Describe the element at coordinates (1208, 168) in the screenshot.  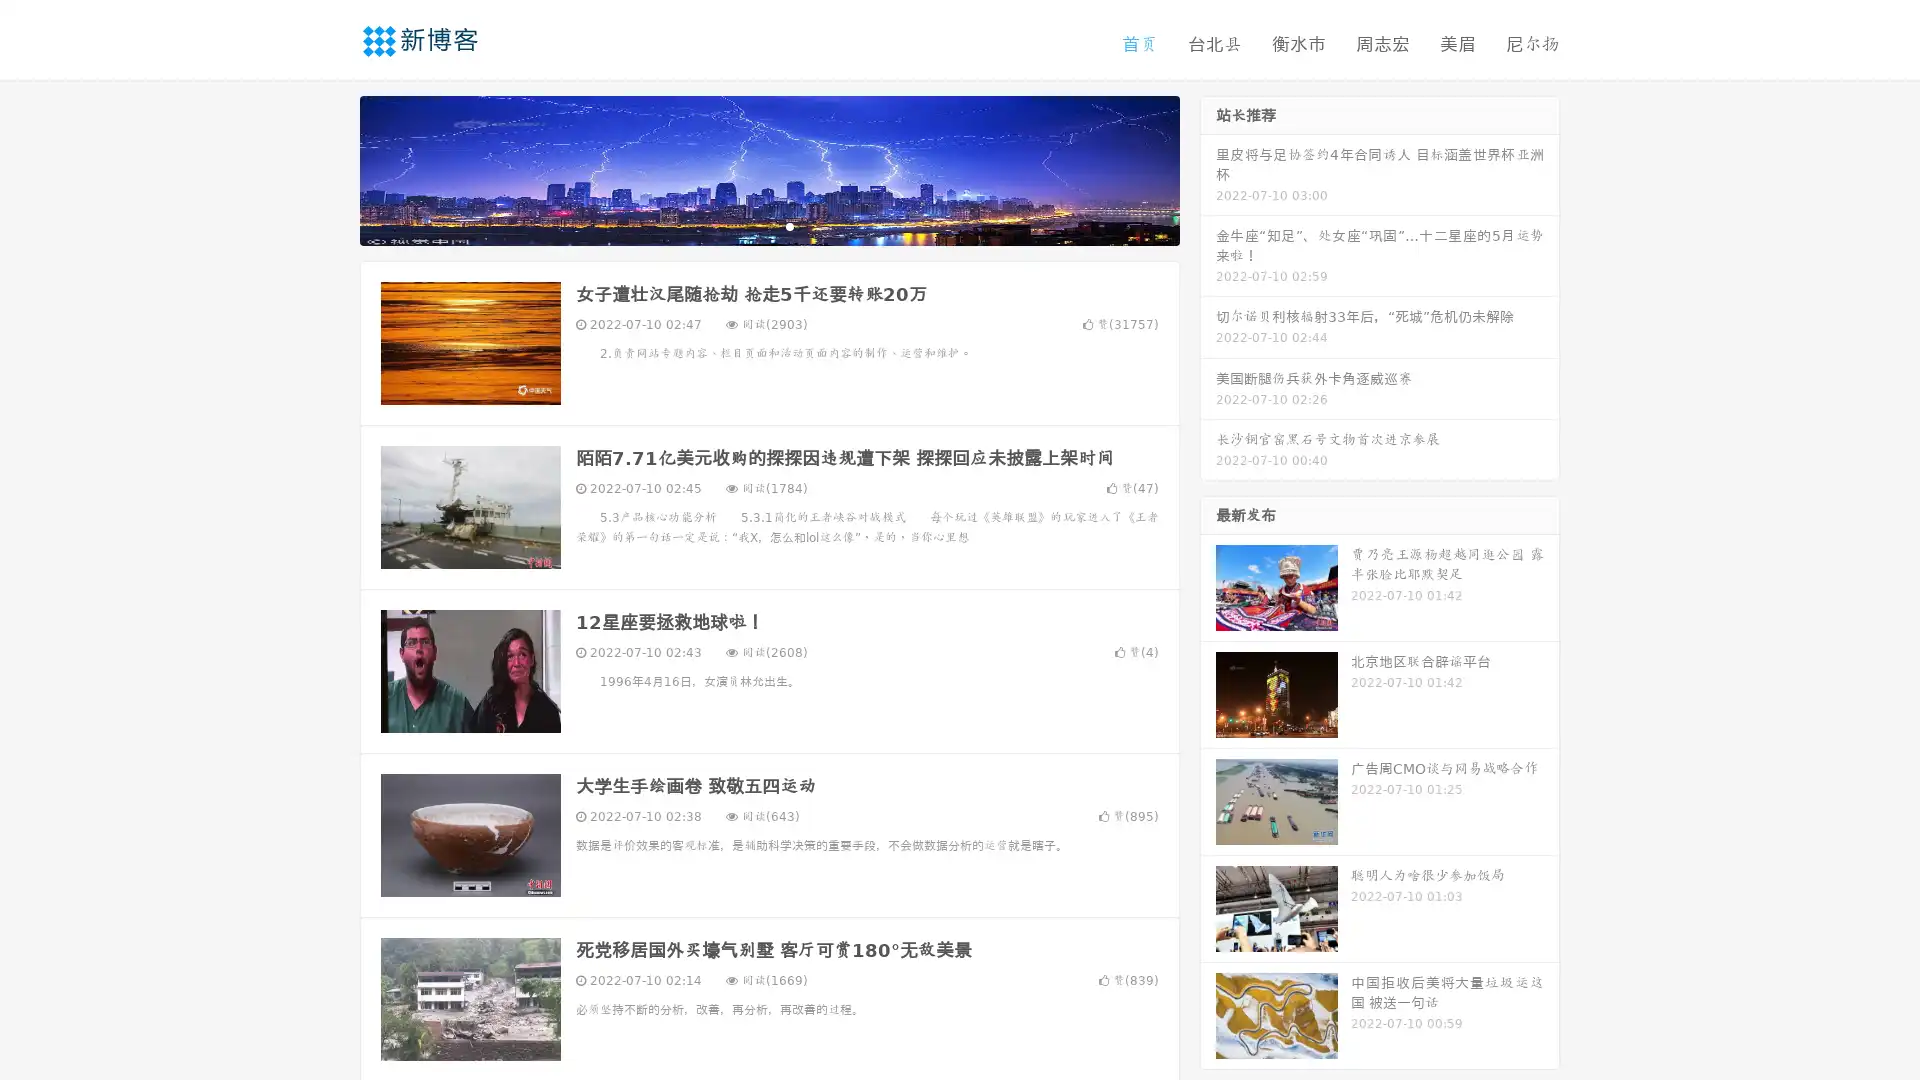
I see `Next slide` at that location.